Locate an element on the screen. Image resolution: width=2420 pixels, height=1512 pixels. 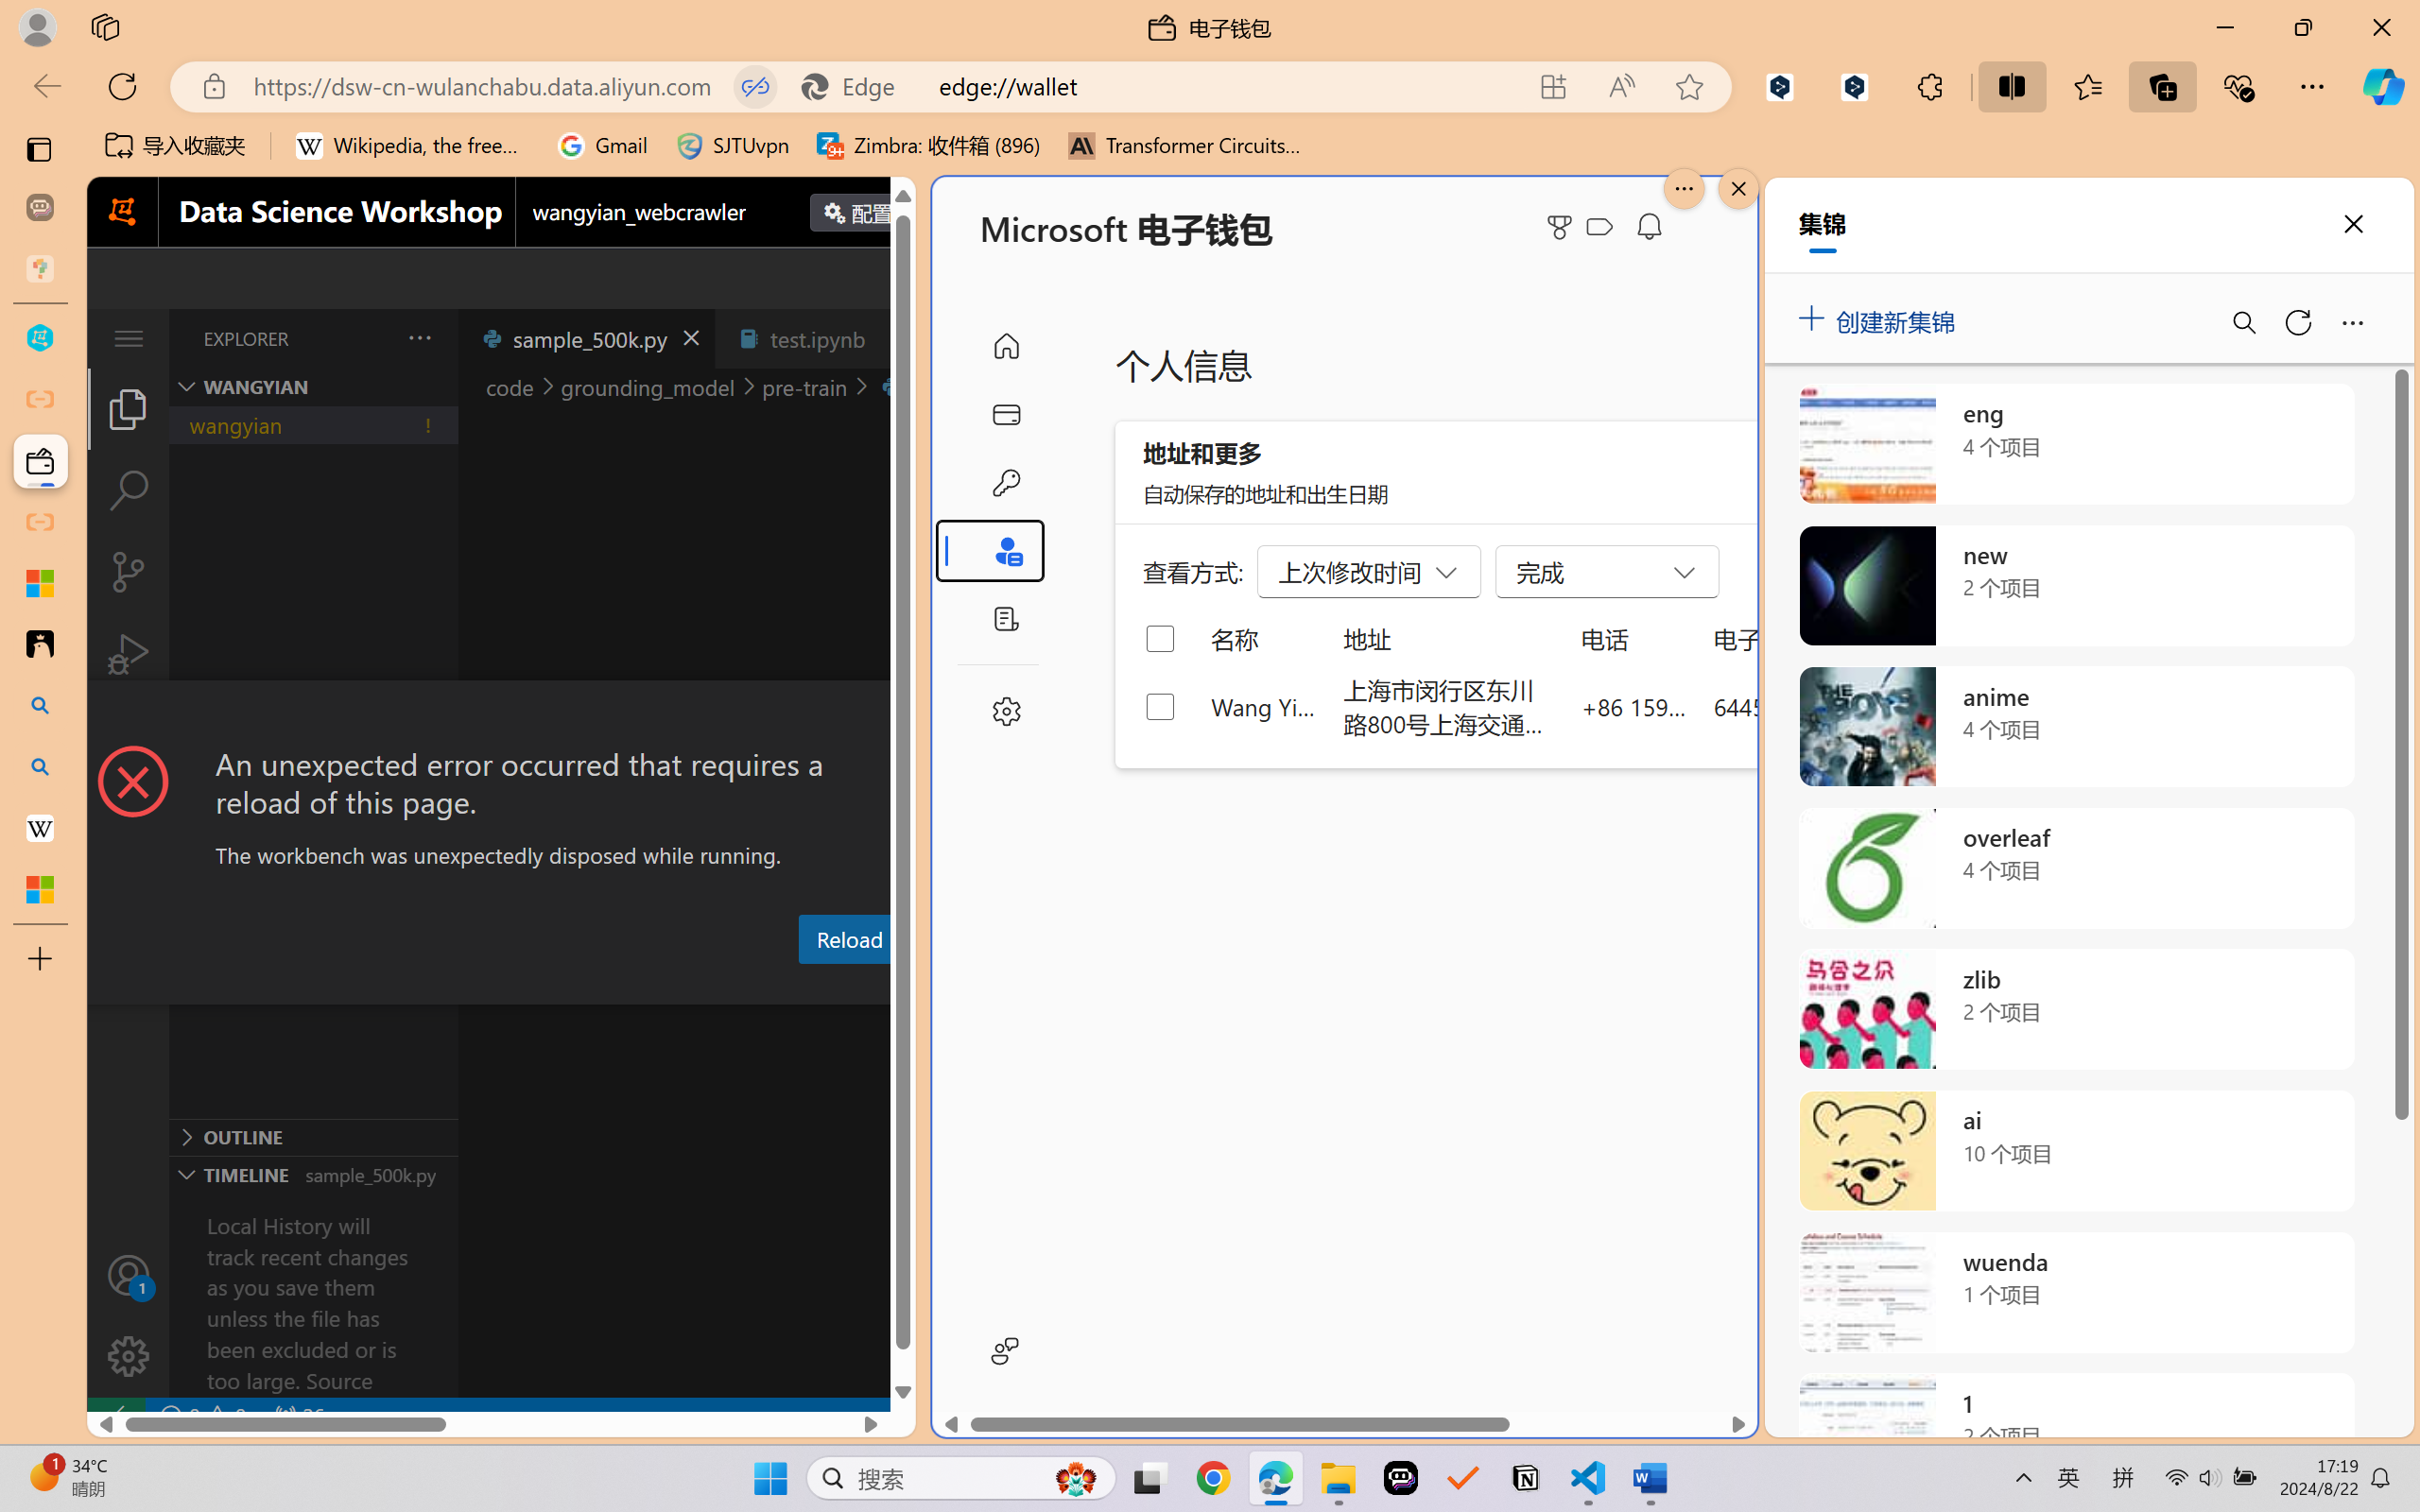
'Source Control (Ctrl+Shift+G)' is located at coordinates (127, 572).